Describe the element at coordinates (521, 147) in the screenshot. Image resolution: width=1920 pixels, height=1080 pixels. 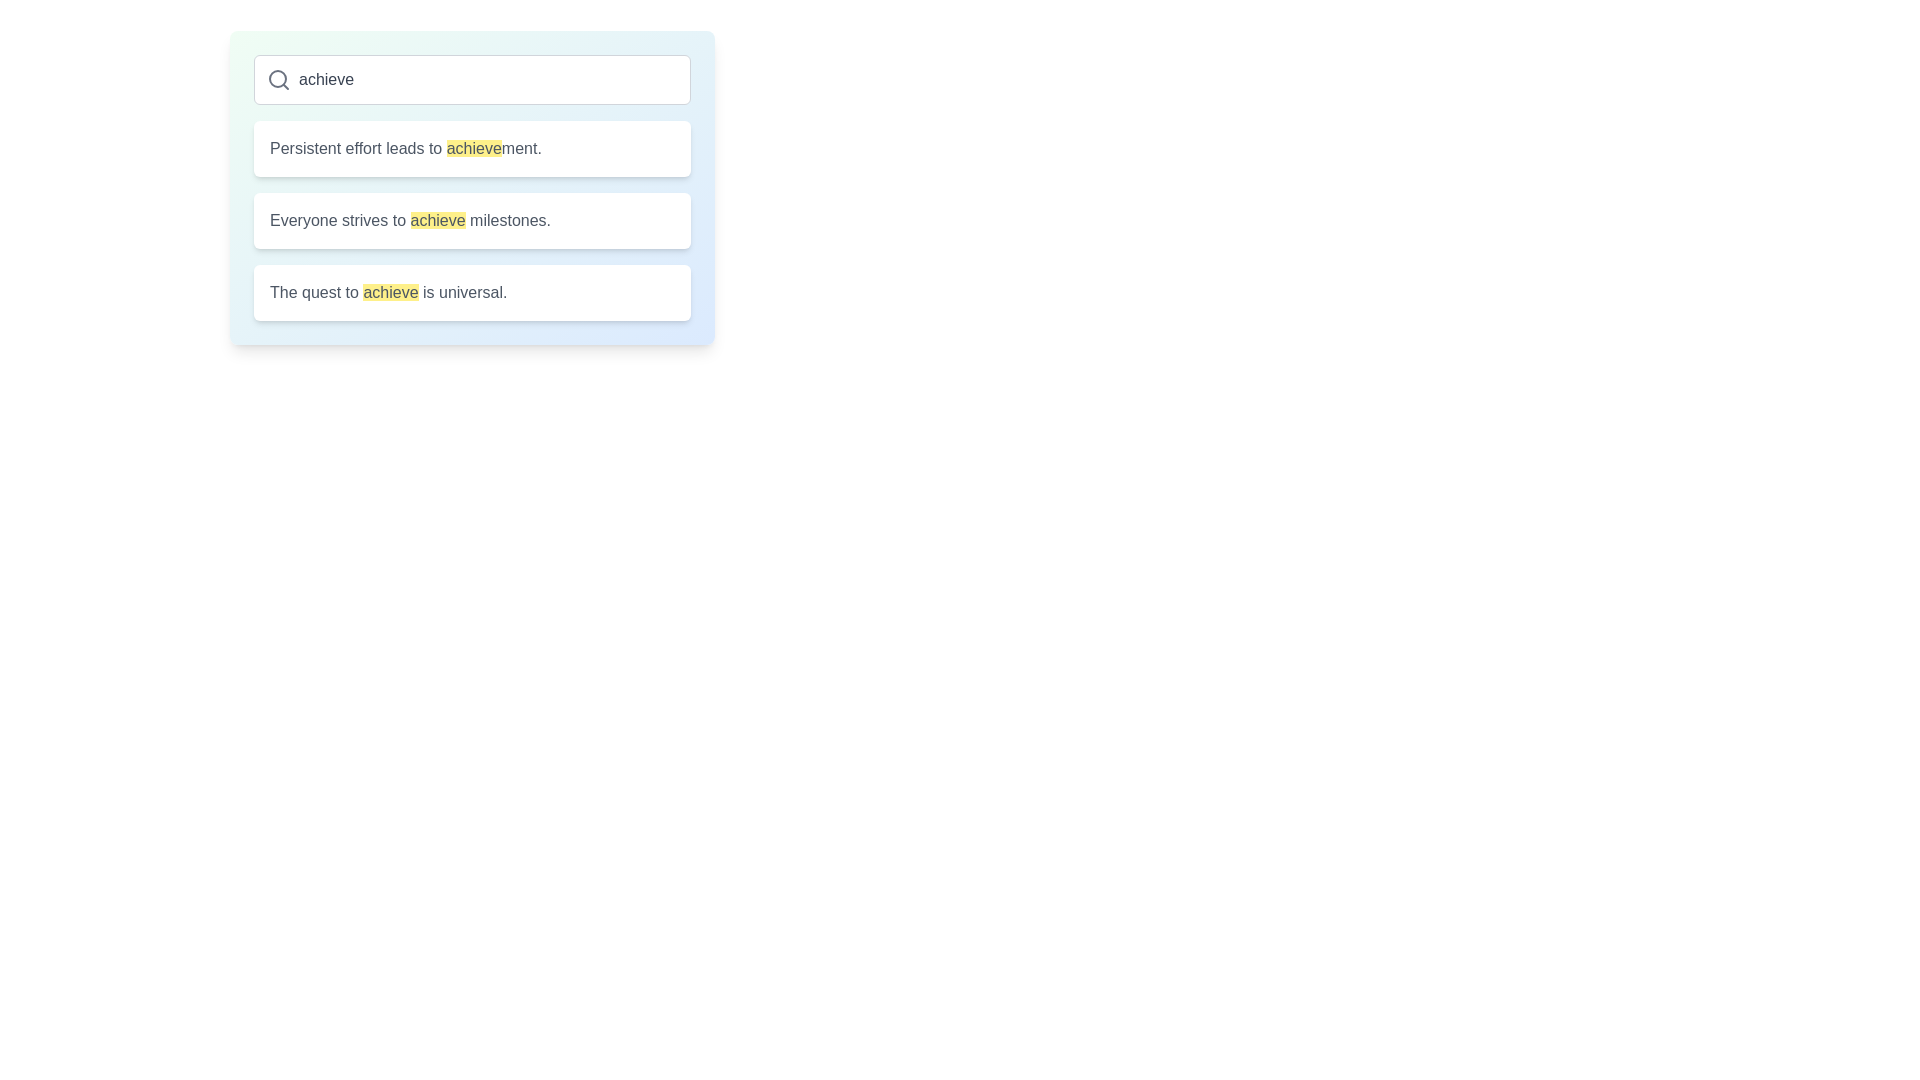
I see `the text fragment 'ment.' which is styled consistently with surrounding text and located at the end of the sentence 'Persistent effort leads to achievement.'` at that location.